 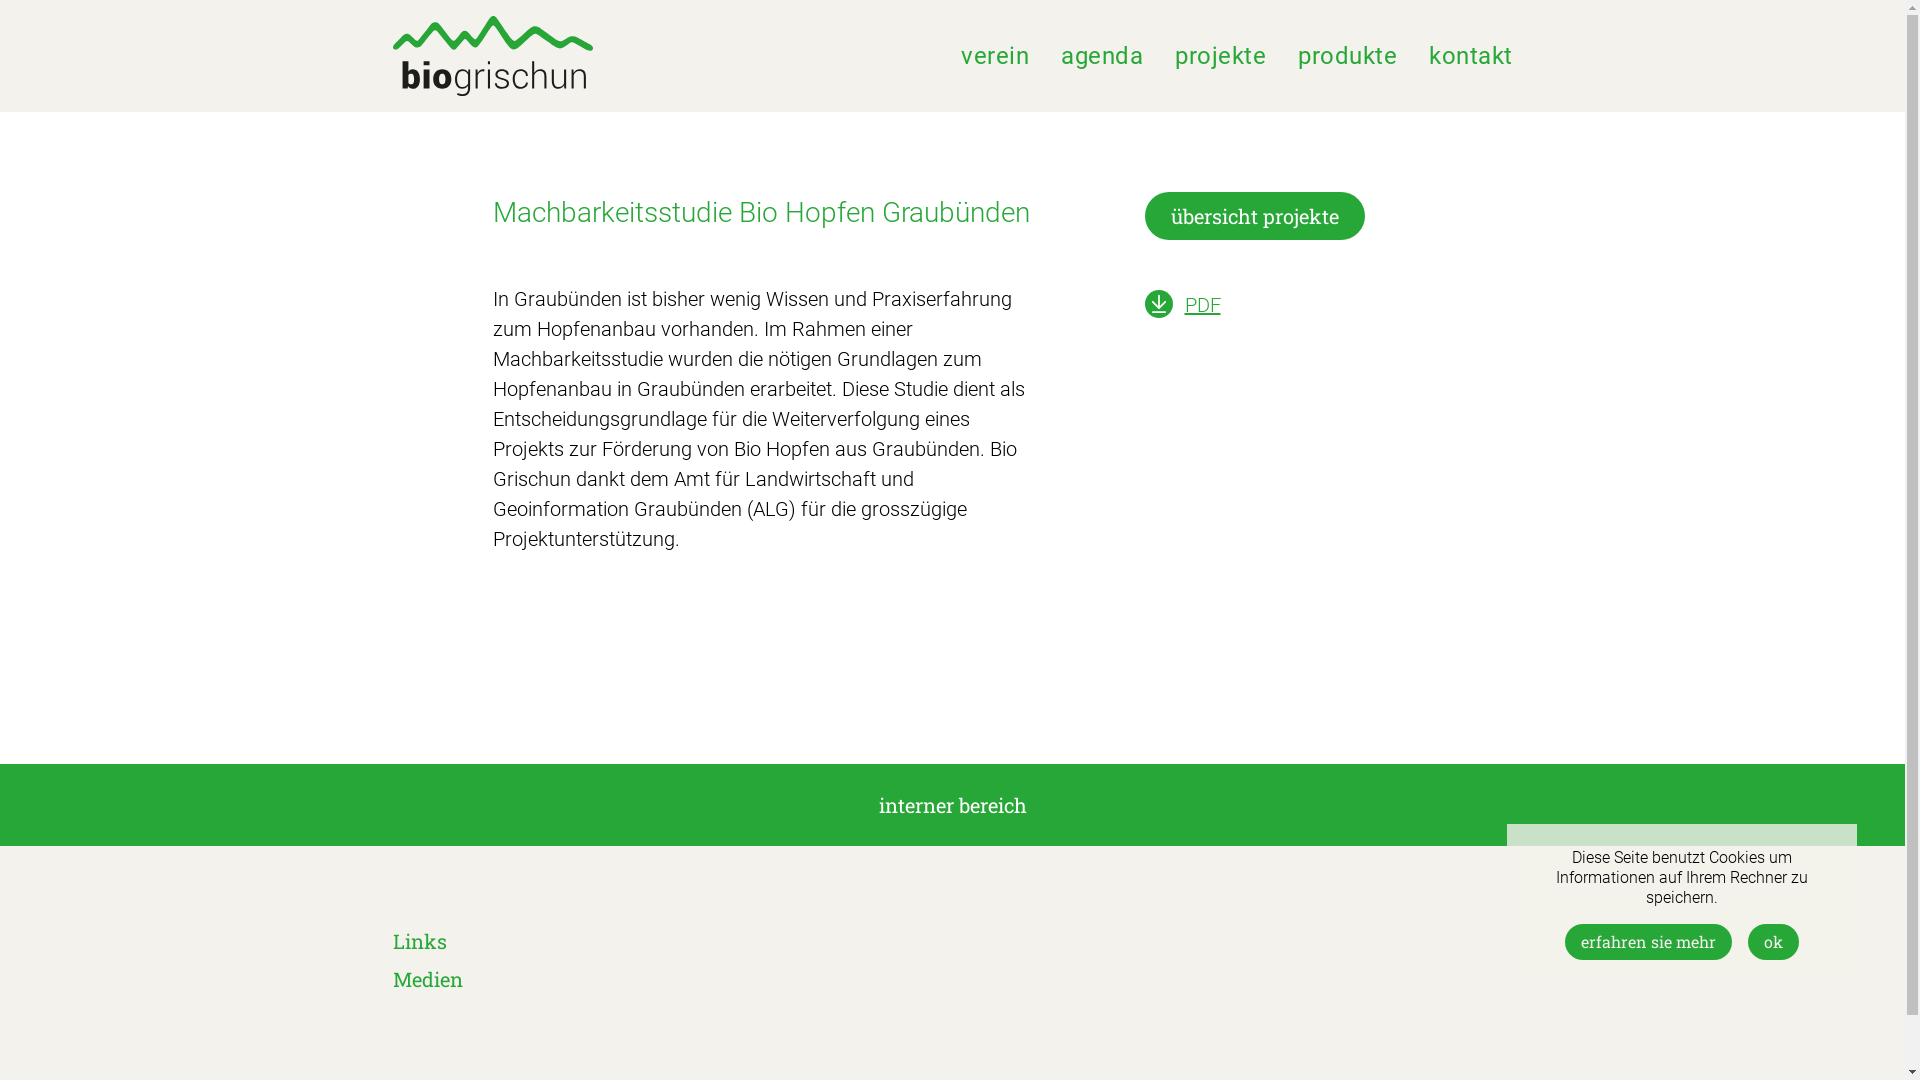 I want to click on 'ok', so click(x=1773, y=941).